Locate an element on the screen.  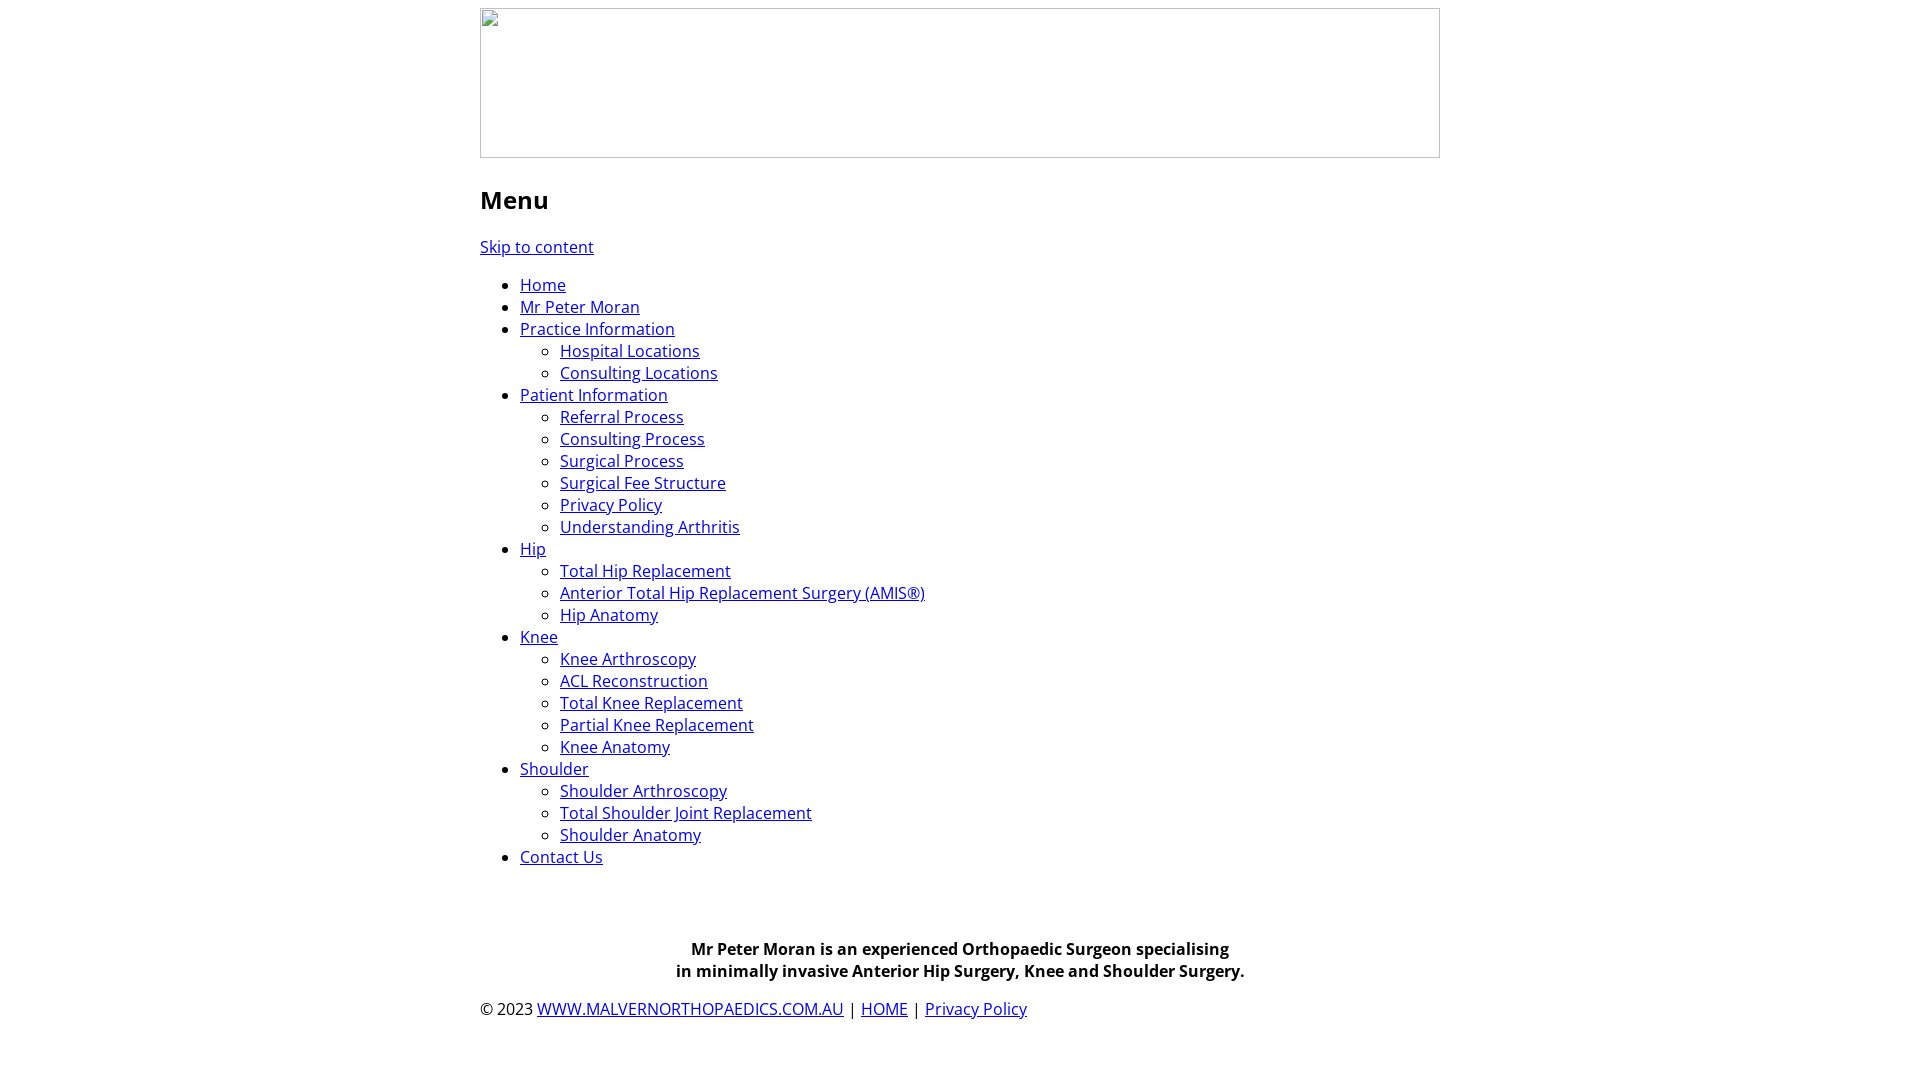
'Total Shoulder Joint Replacement' is located at coordinates (686, 813).